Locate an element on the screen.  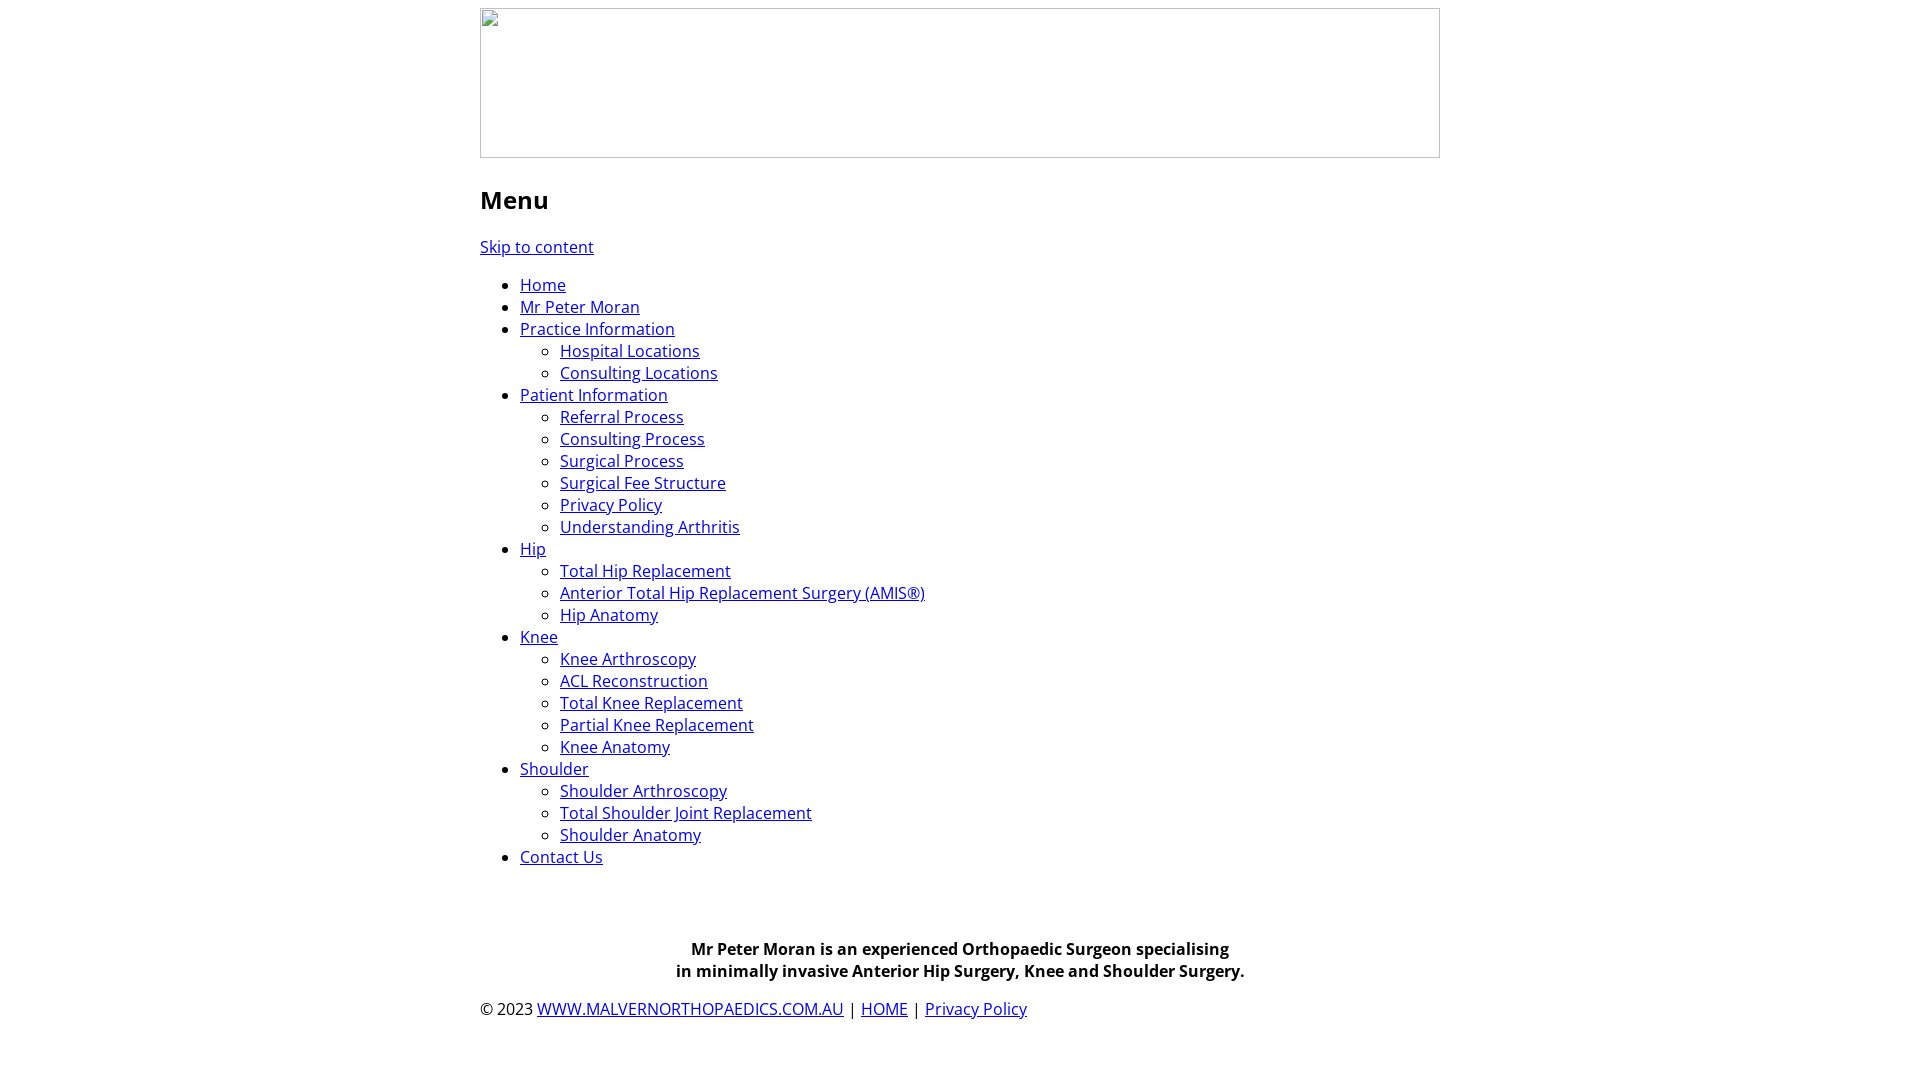
'Total Shoulder Joint Replacement' is located at coordinates (686, 813).